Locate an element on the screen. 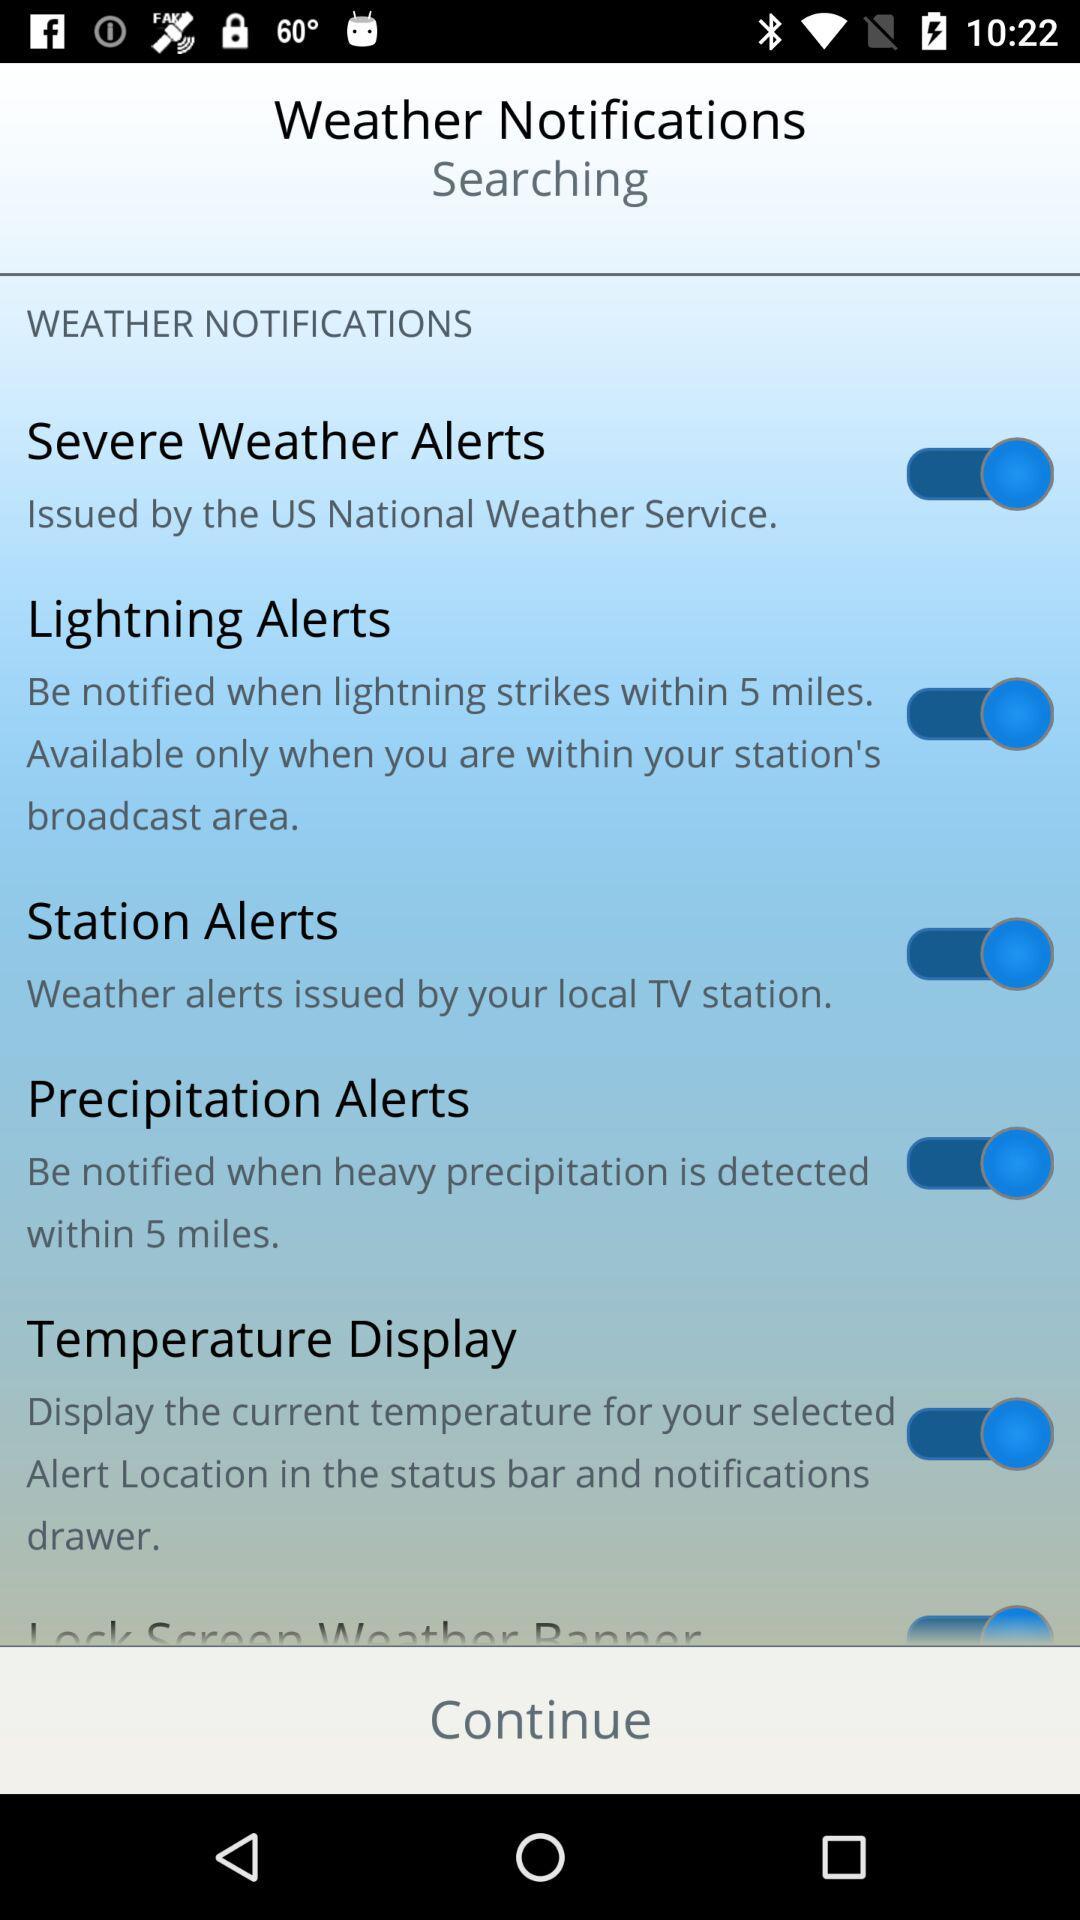 The width and height of the screenshot is (1080, 1920). the item above the lock screen weather icon is located at coordinates (540, 1433).